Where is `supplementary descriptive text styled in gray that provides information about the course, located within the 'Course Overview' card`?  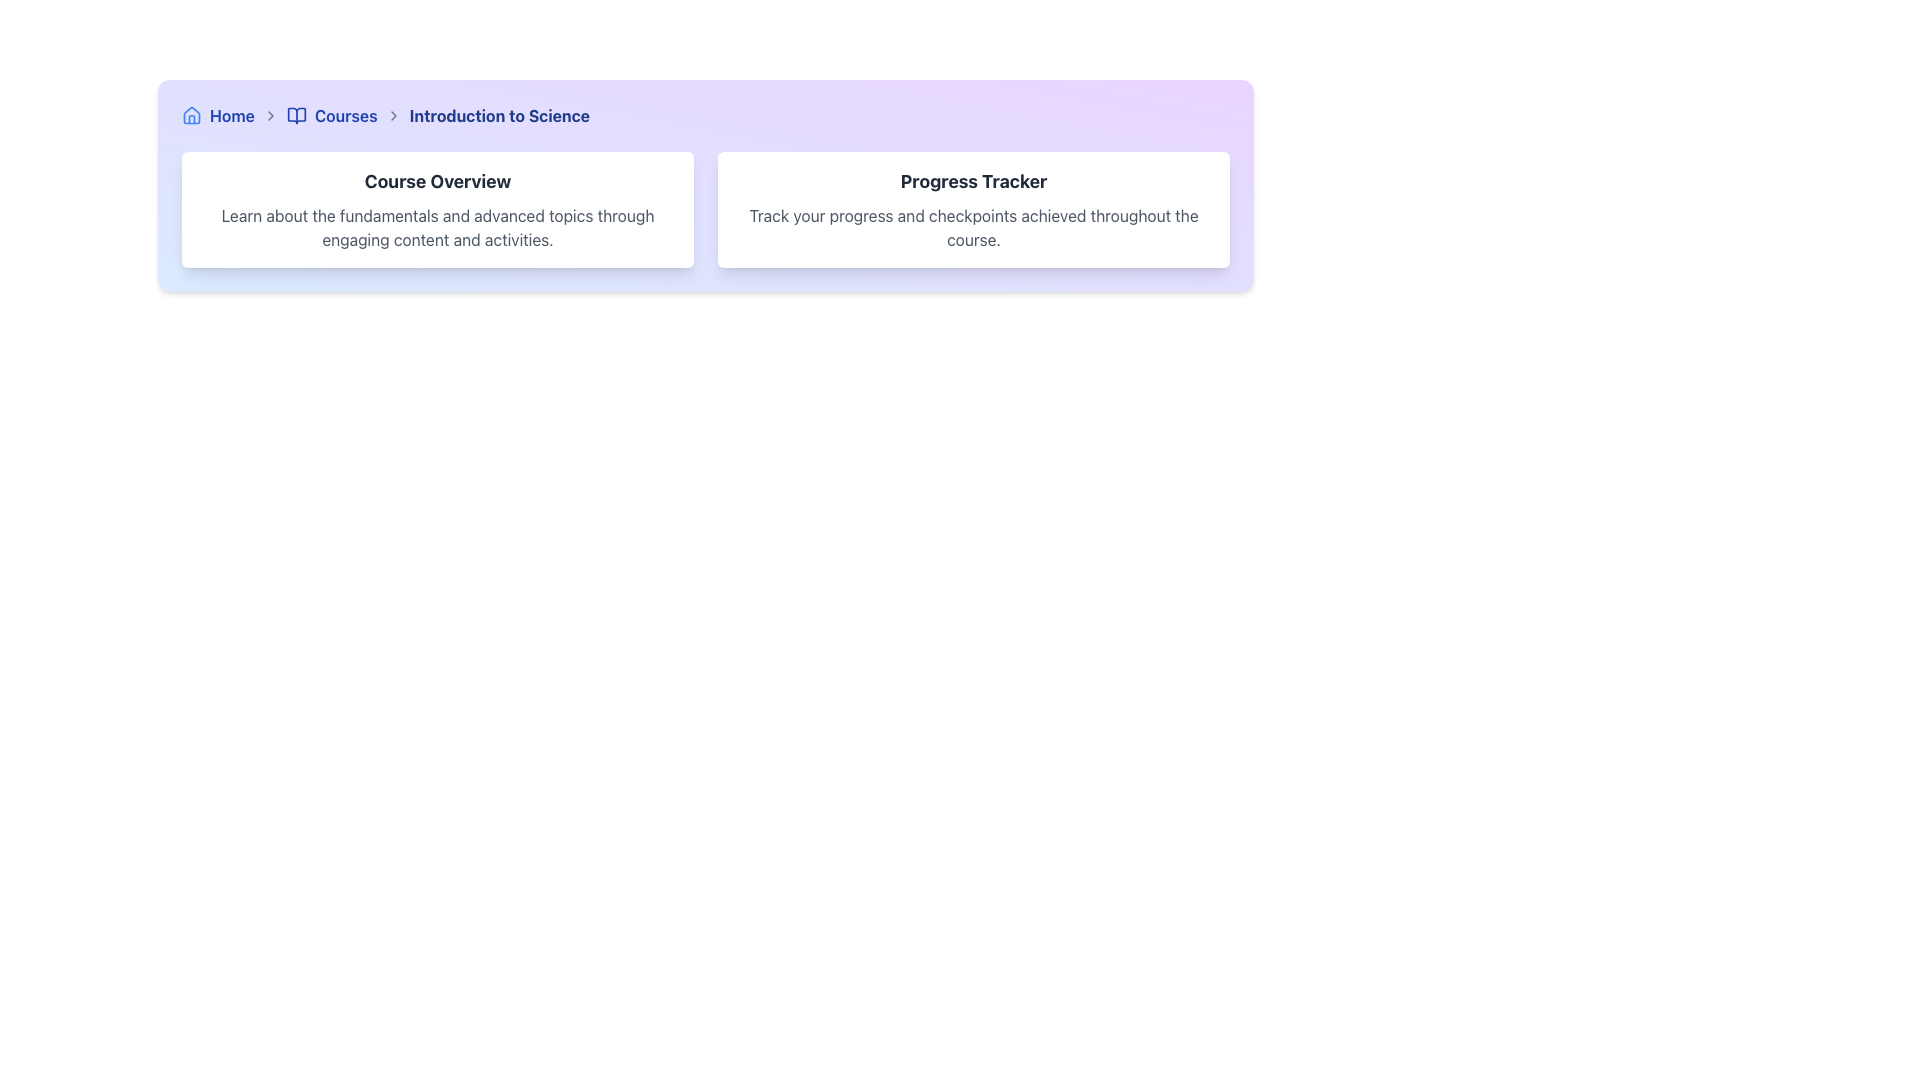 supplementary descriptive text styled in gray that provides information about the course, located within the 'Course Overview' card is located at coordinates (436, 226).